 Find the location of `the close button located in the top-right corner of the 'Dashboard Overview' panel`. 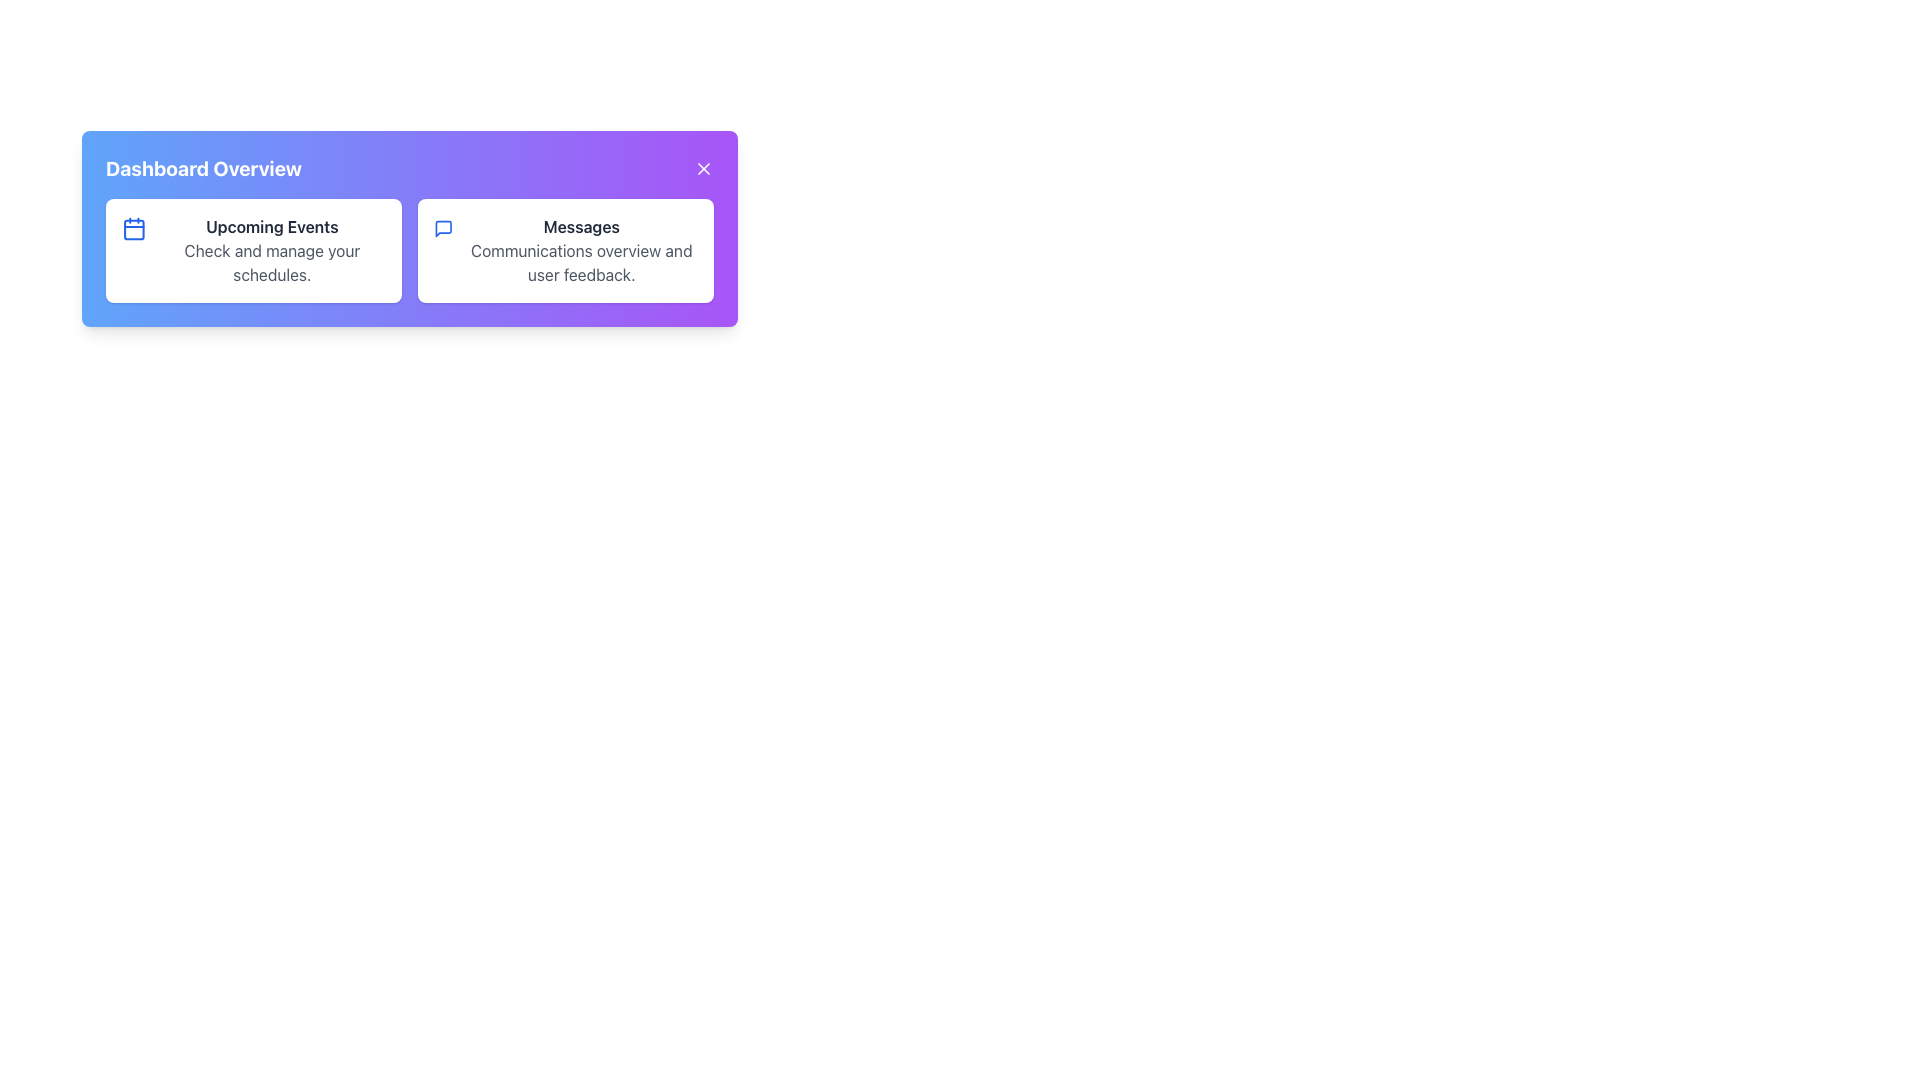

the close button located in the top-right corner of the 'Dashboard Overview' panel is located at coordinates (704, 168).